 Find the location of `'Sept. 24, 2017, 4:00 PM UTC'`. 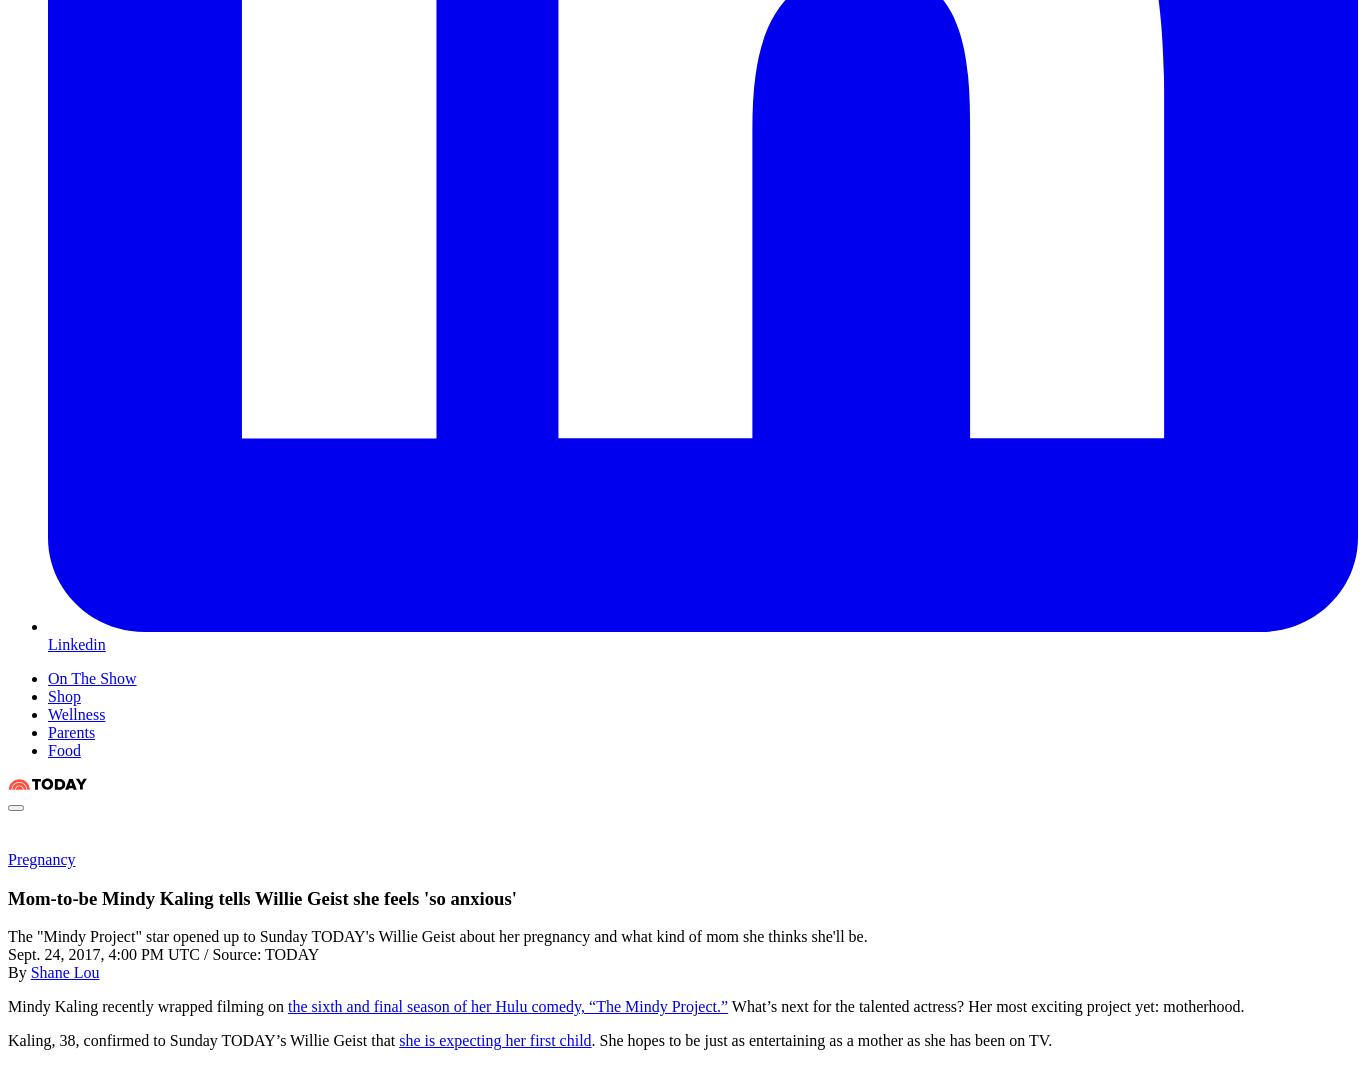

'Sept. 24, 2017, 4:00 PM UTC' is located at coordinates (103, 954).